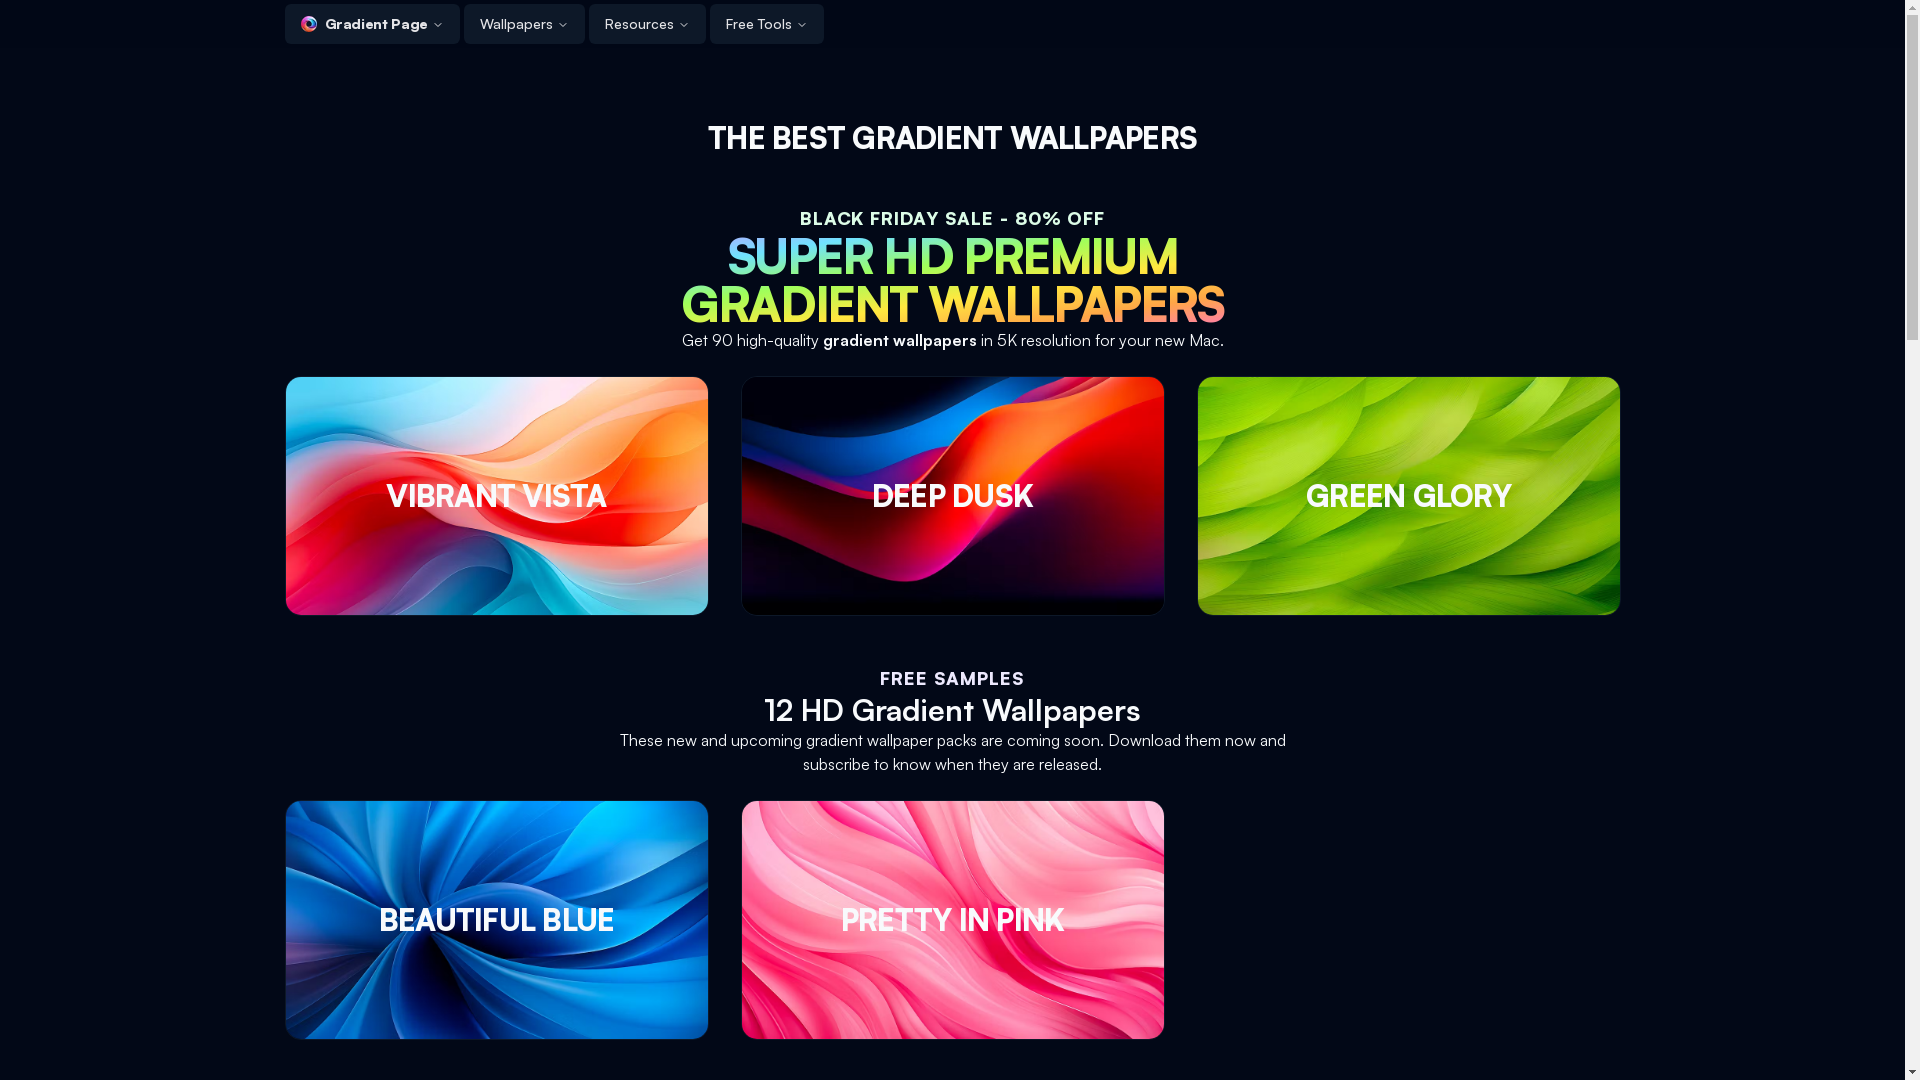 This screenshot has height=1080, width=1920. I want to click on 'PRETTY IN PINK', so click(950, 920).